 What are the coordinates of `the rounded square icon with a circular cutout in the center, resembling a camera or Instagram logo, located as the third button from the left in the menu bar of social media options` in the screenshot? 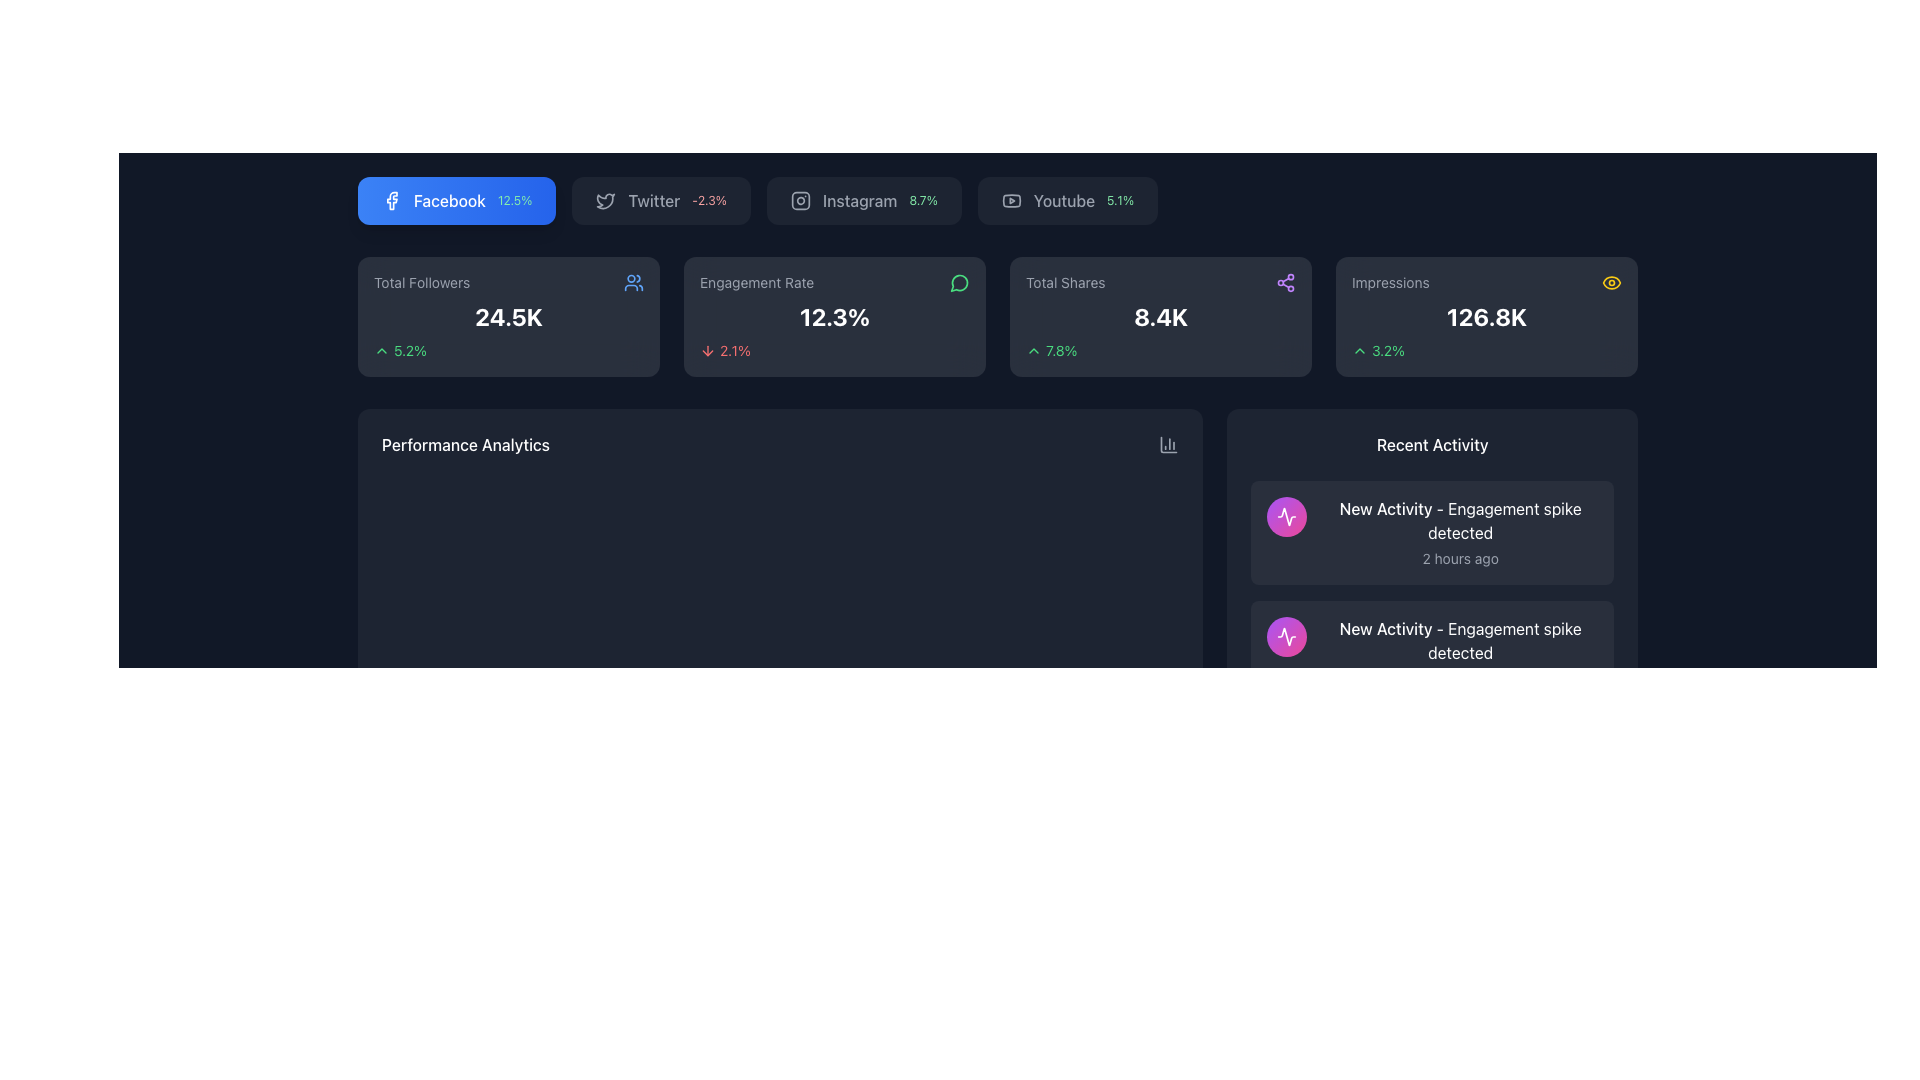 It's located at (800, 200).